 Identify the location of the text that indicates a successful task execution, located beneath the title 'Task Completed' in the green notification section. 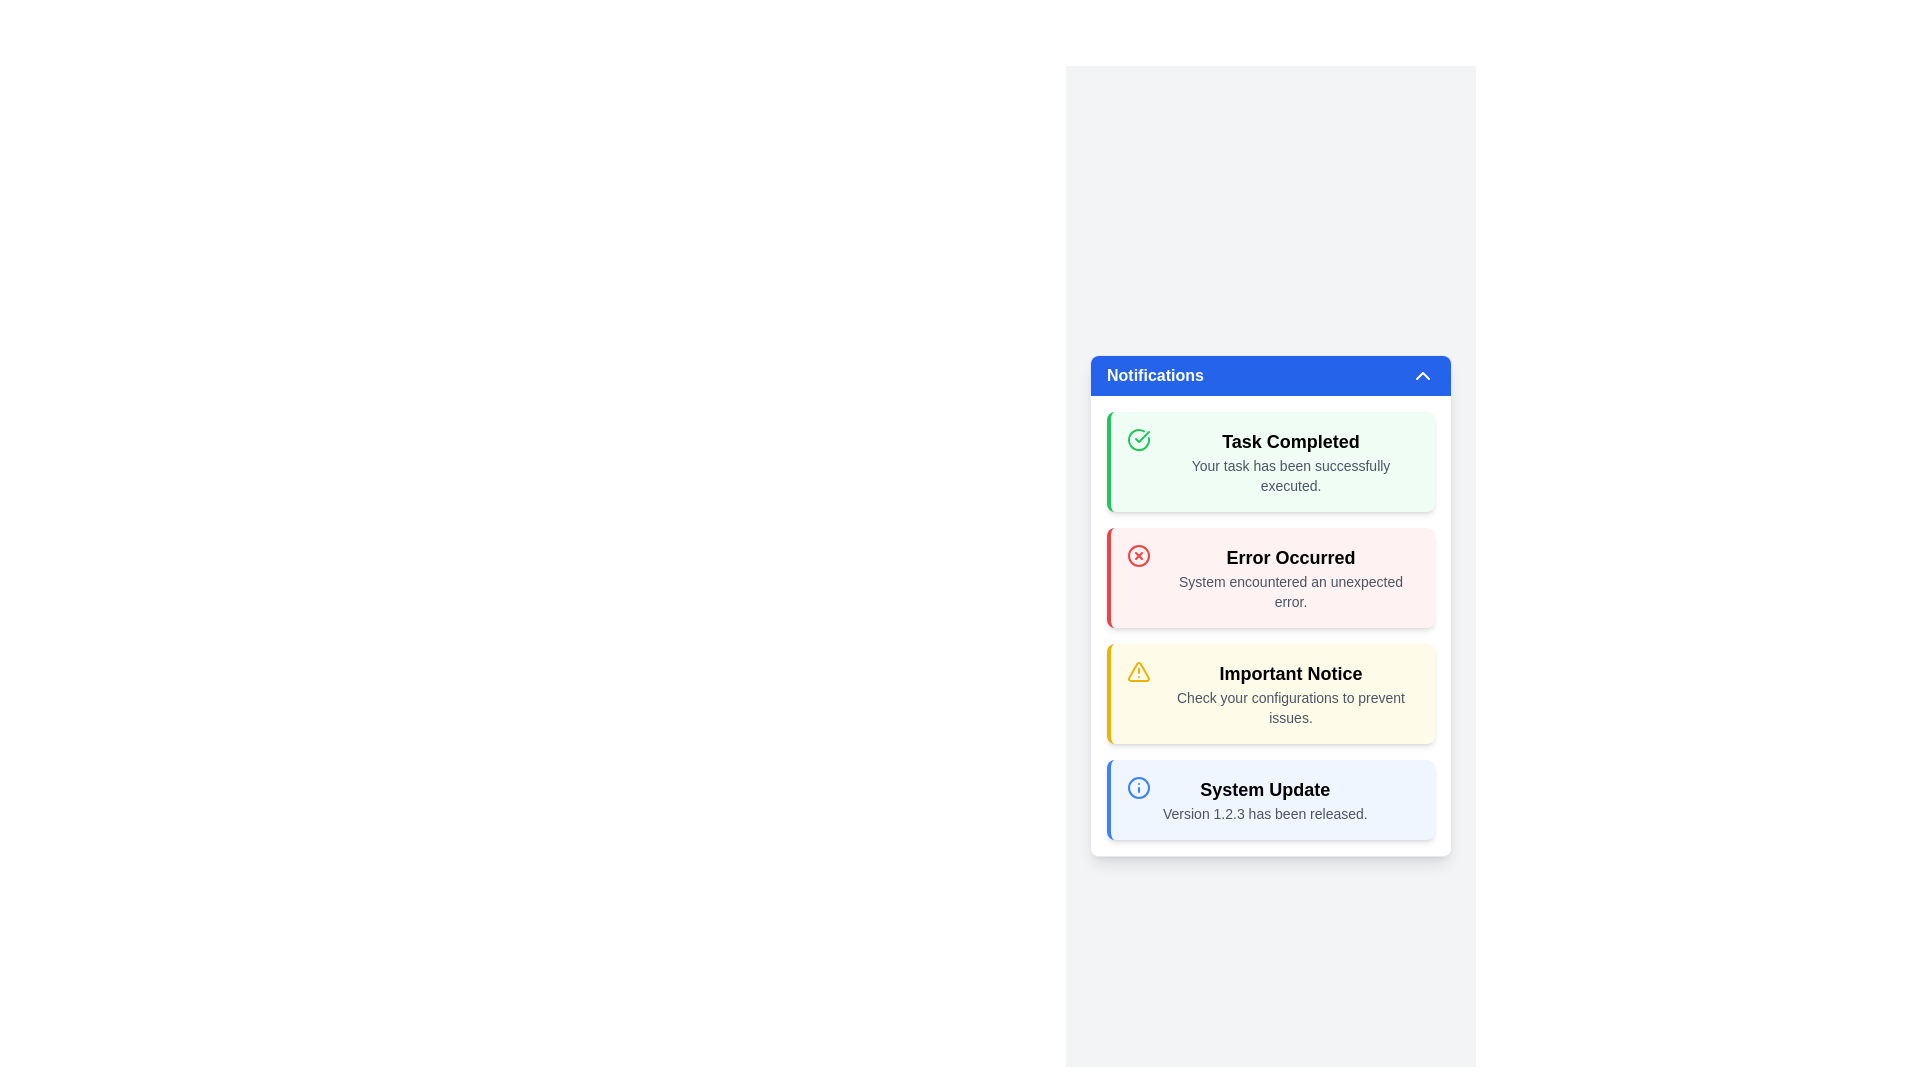
(1291, 475).